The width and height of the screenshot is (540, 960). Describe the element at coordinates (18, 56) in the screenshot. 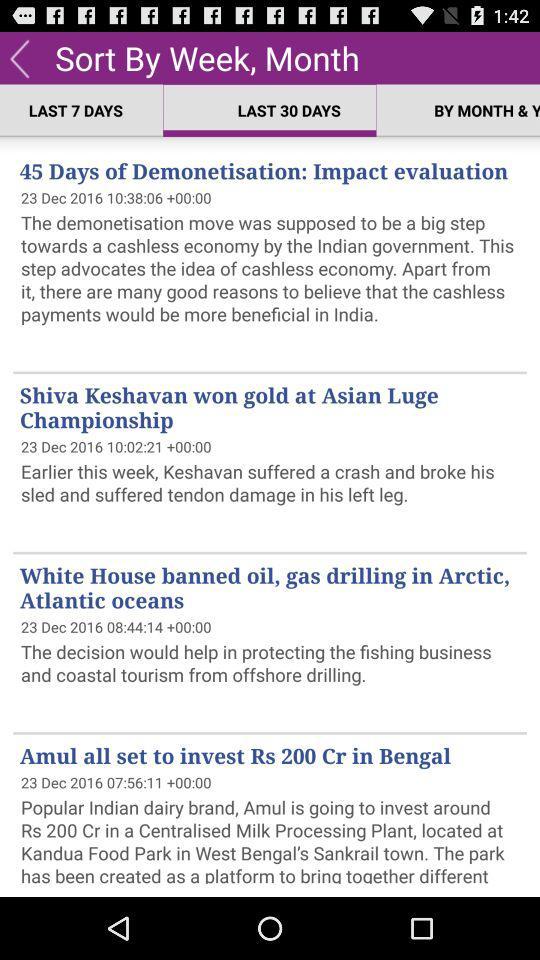

I see `the icon next to sort by week app` at that location.